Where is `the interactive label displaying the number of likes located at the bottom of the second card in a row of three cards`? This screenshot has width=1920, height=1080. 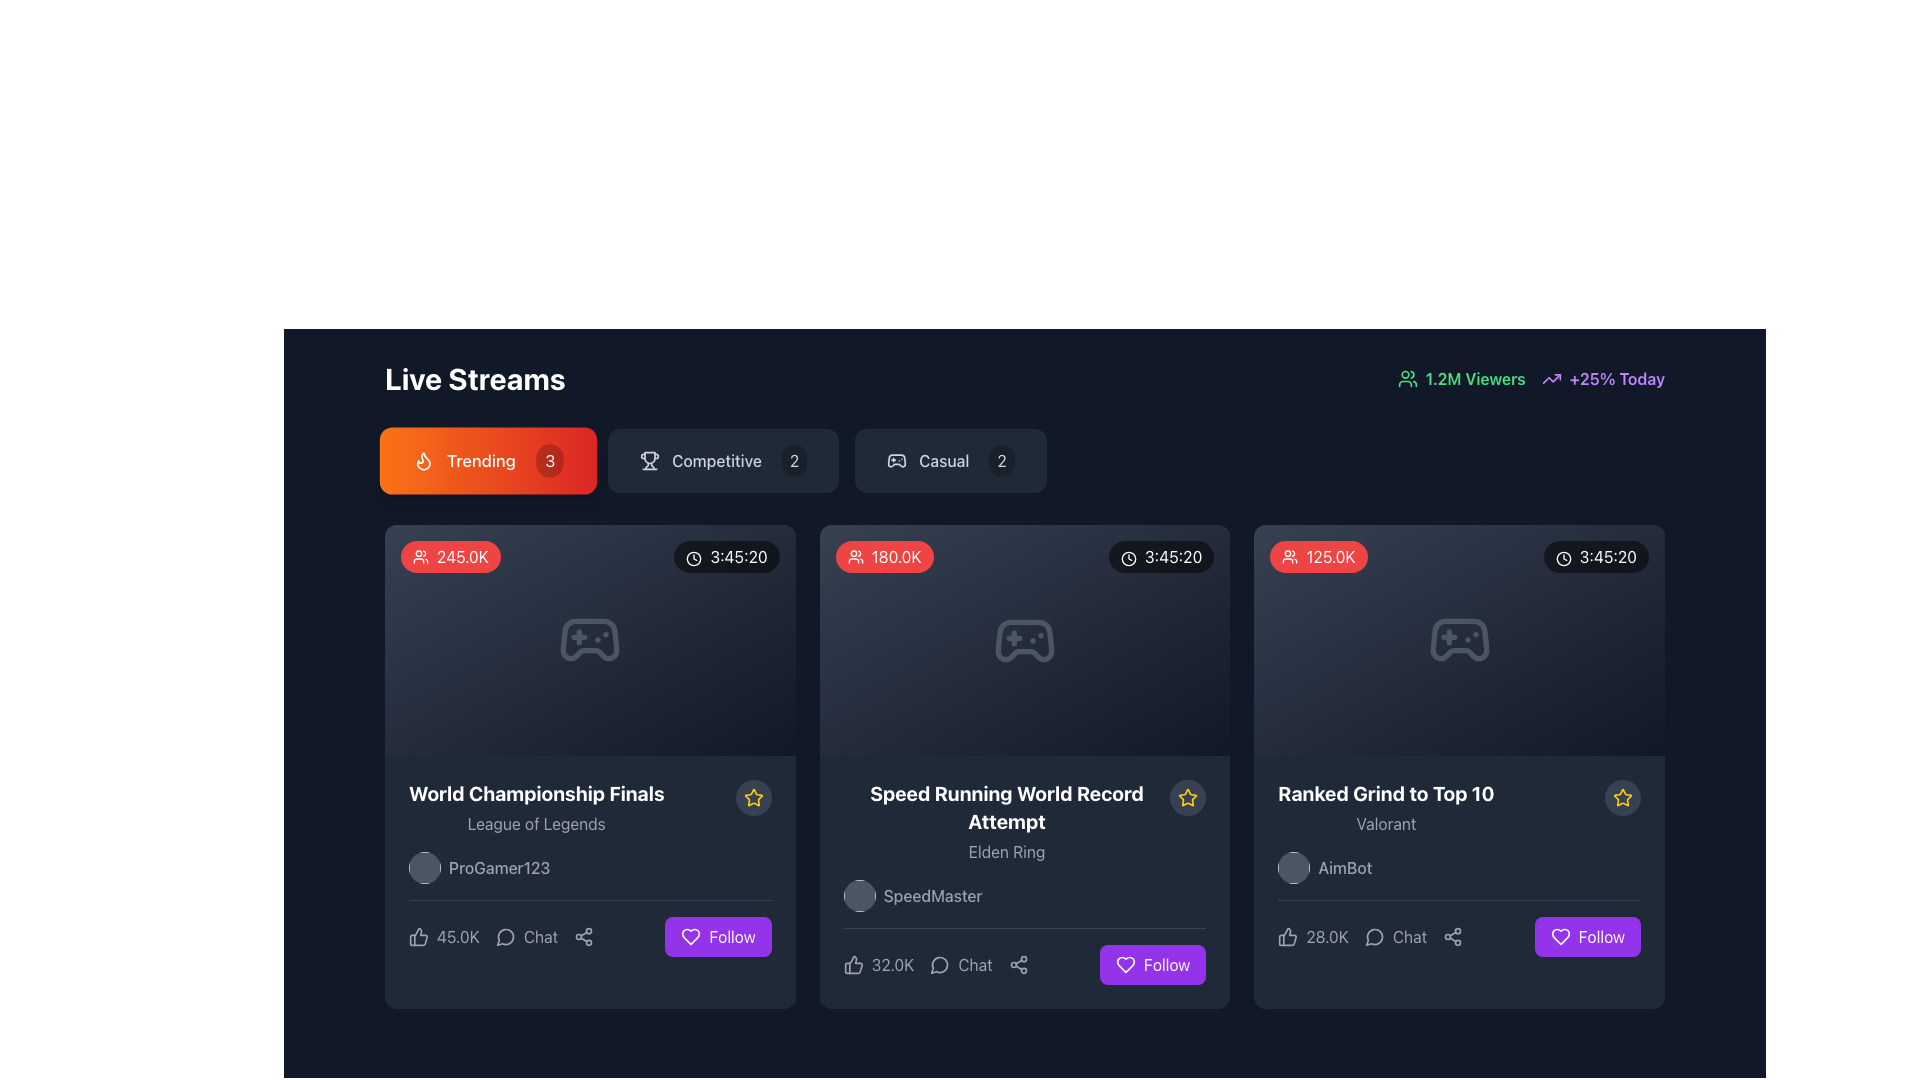
the interactive label displaying the number of likes located at the bottom of the second card in a row of three cards is located at coordinates (878, 963).